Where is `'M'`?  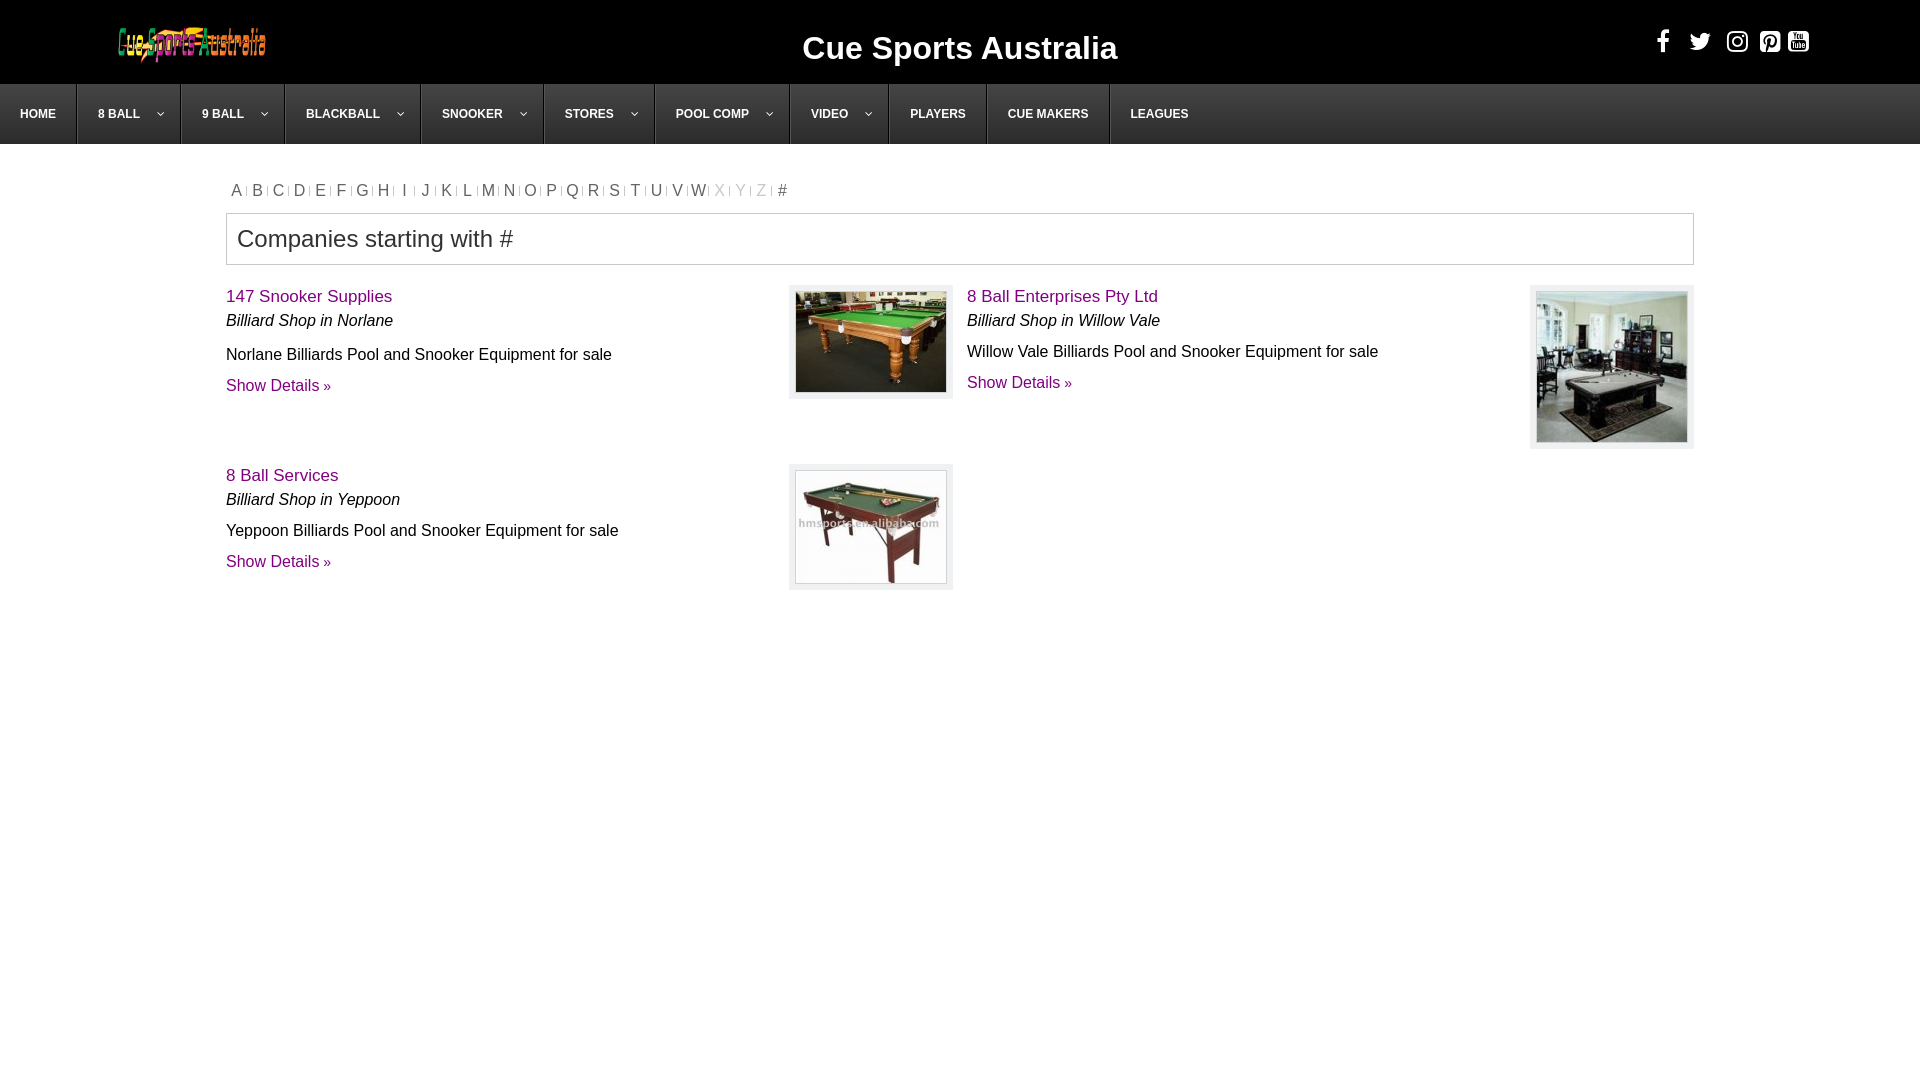 'M' is located at coordinates (477, 190).